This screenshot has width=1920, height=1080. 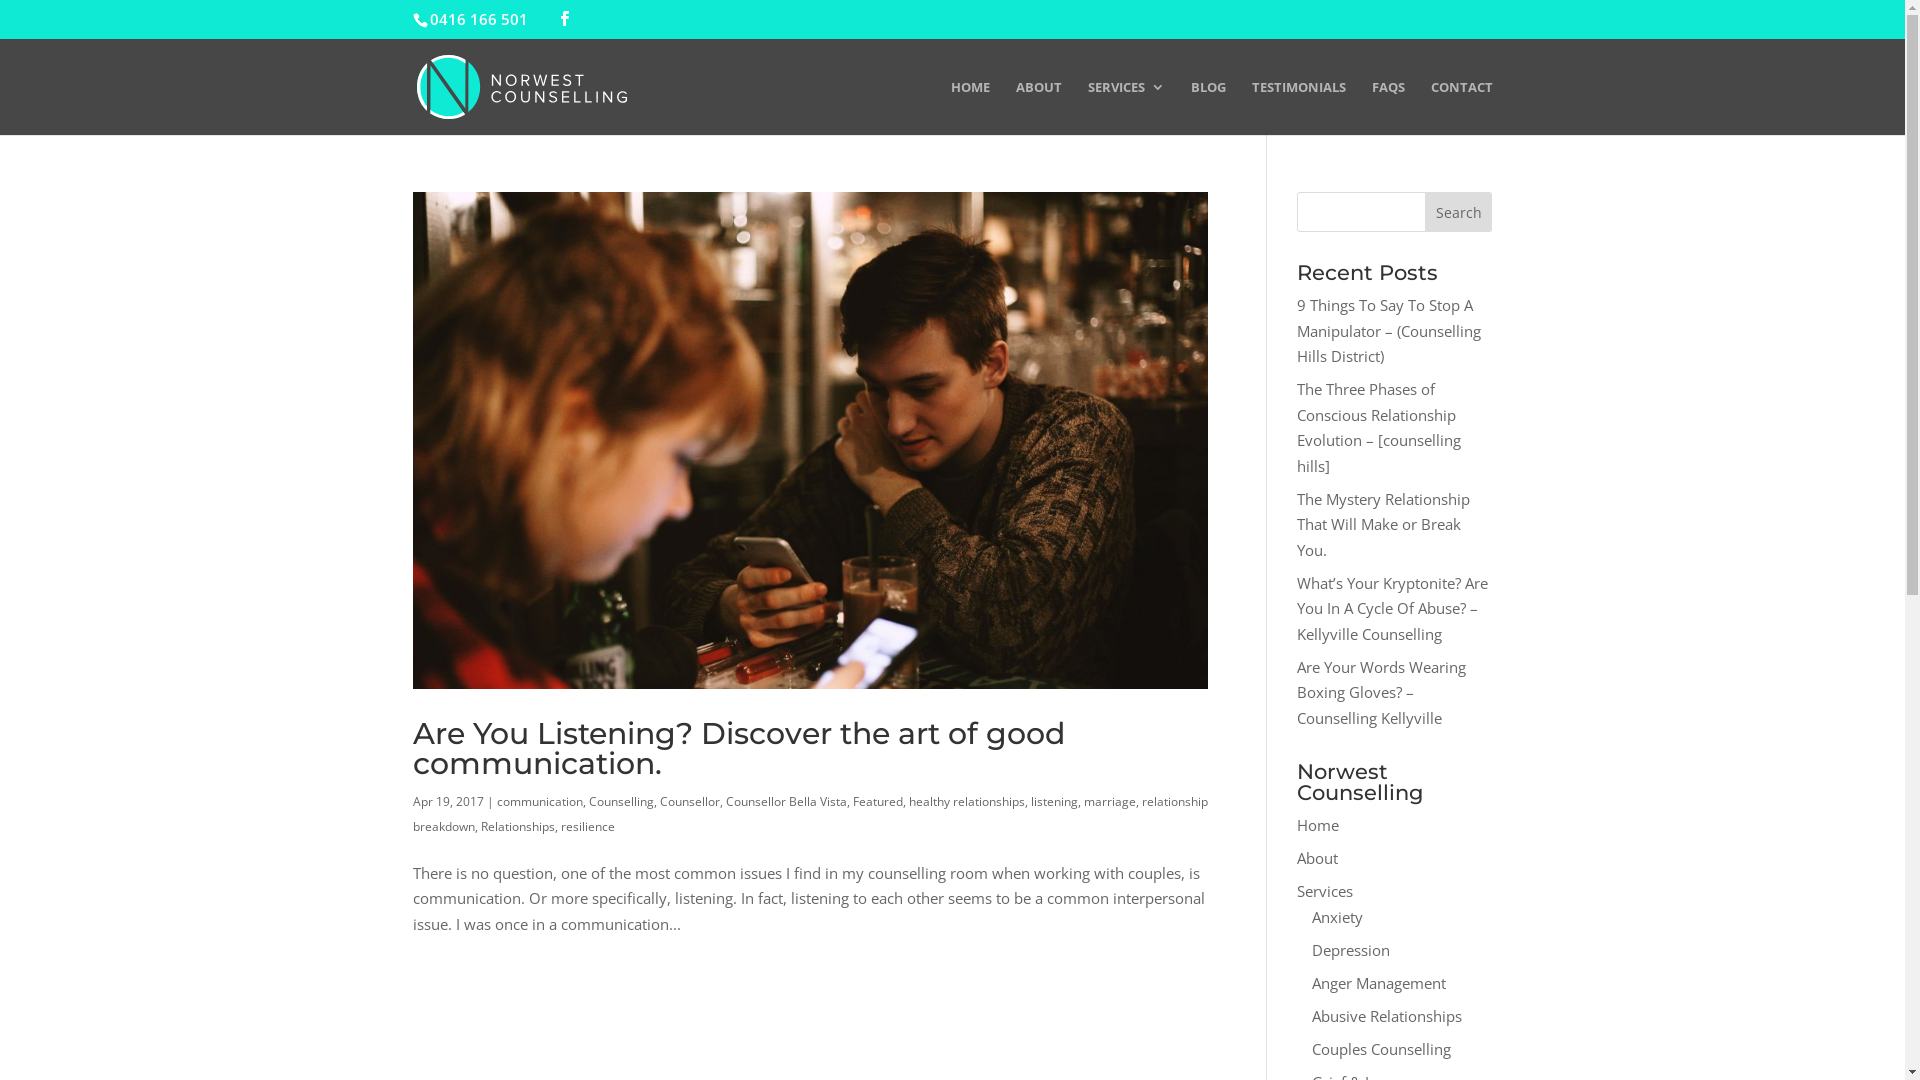 What do you see at coordinates (1317, 856) in the screenshot?
I see `'About'` at bounding box center [1317, 856].